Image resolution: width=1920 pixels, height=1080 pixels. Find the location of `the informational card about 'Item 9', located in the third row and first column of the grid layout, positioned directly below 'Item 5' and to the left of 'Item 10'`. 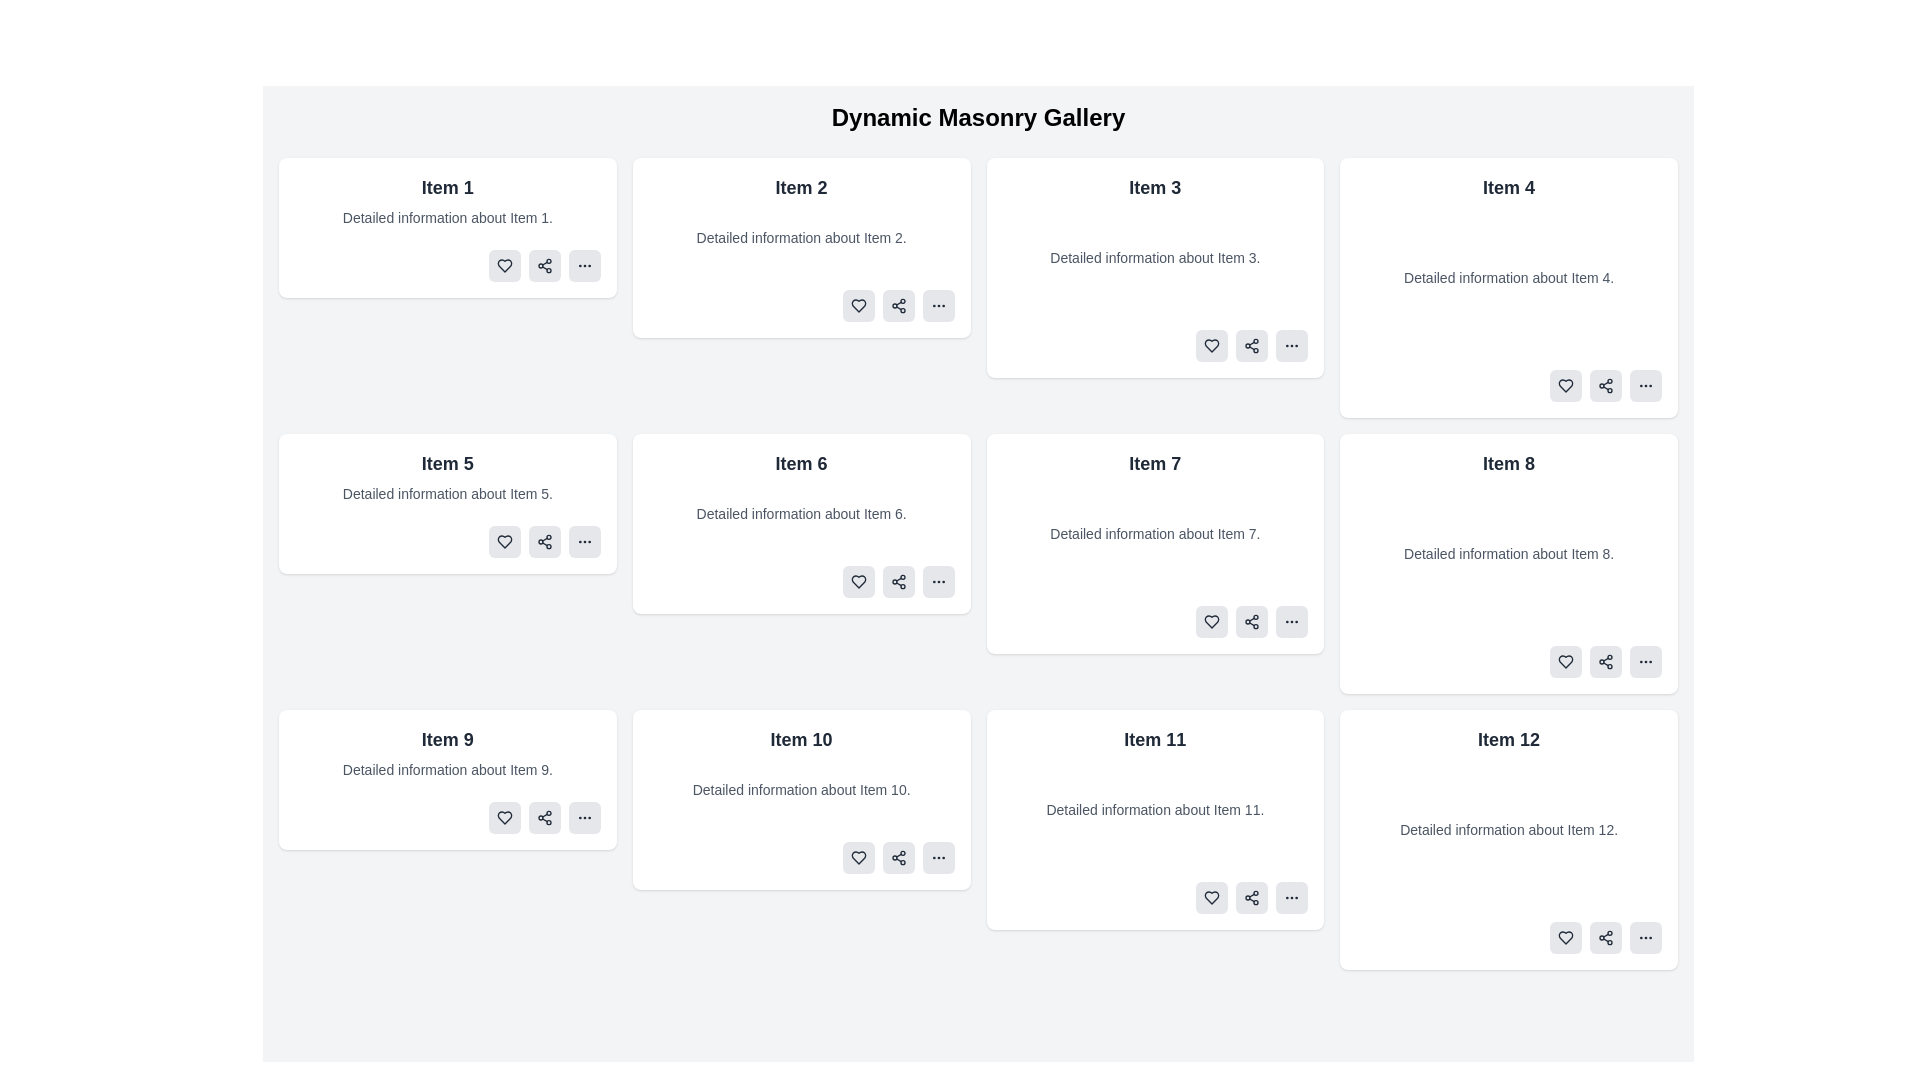

the informational card about 'Item 9', located in the third row and first column of the grid layout, positioned directly below 'Item 5' and to the left of 'Item 10' is located at coordinates (446, 778).